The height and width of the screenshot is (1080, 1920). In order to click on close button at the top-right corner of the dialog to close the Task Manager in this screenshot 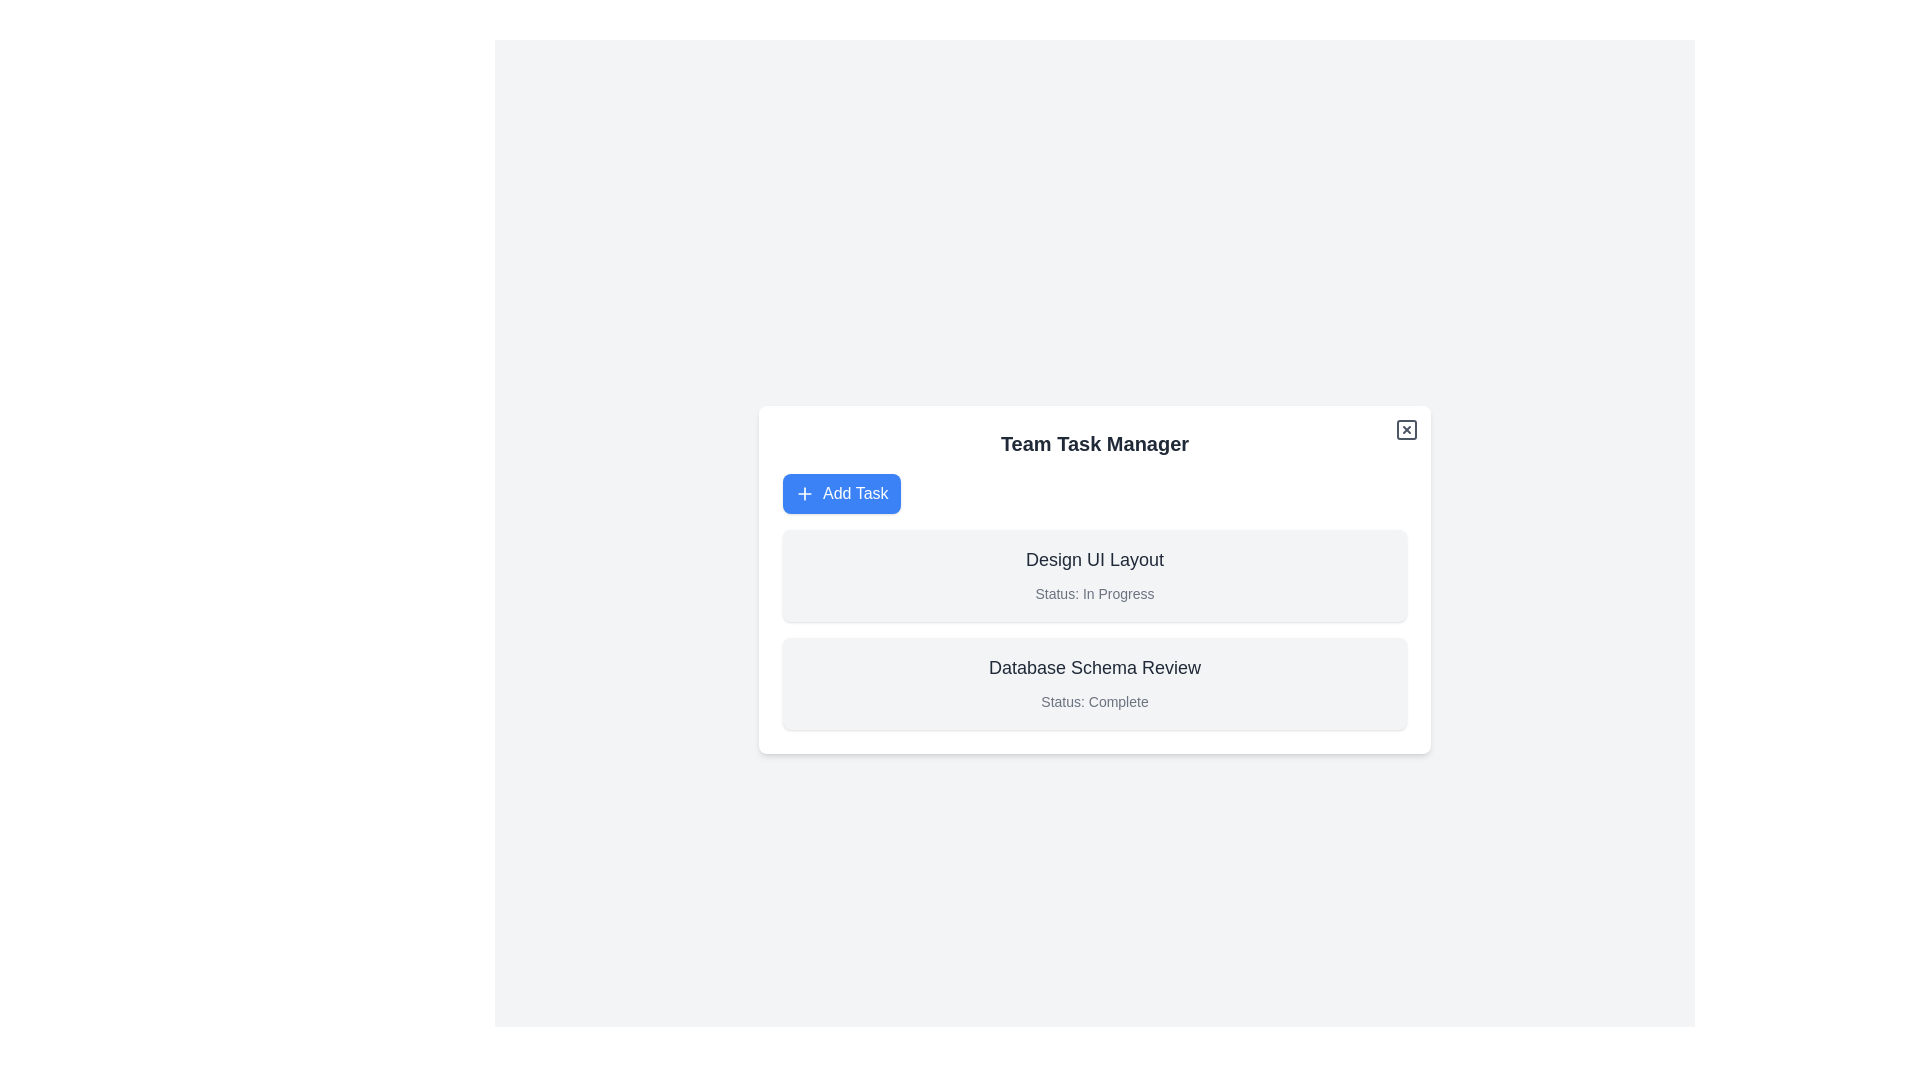, I will do `click(1405, 428)`.